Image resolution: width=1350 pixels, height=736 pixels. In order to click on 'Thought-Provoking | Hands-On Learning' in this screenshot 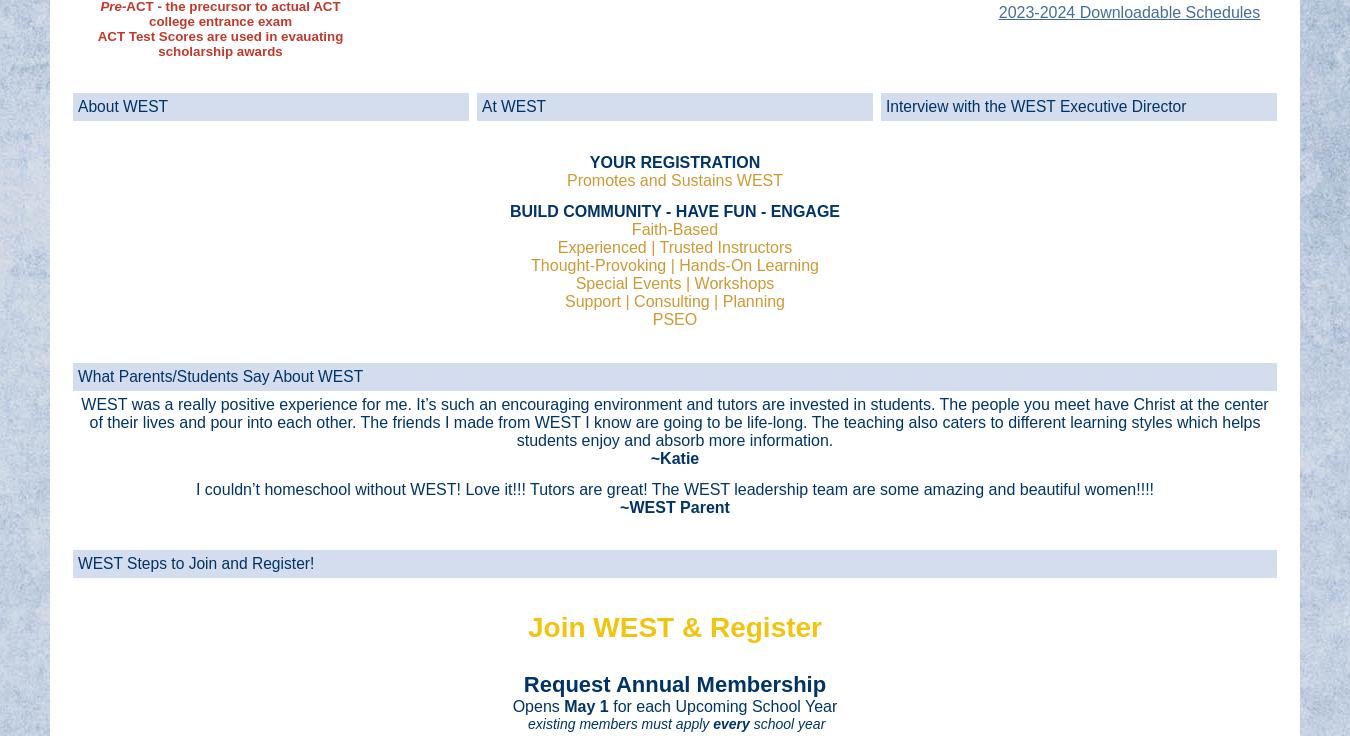, I will do `click(674, 265)`.